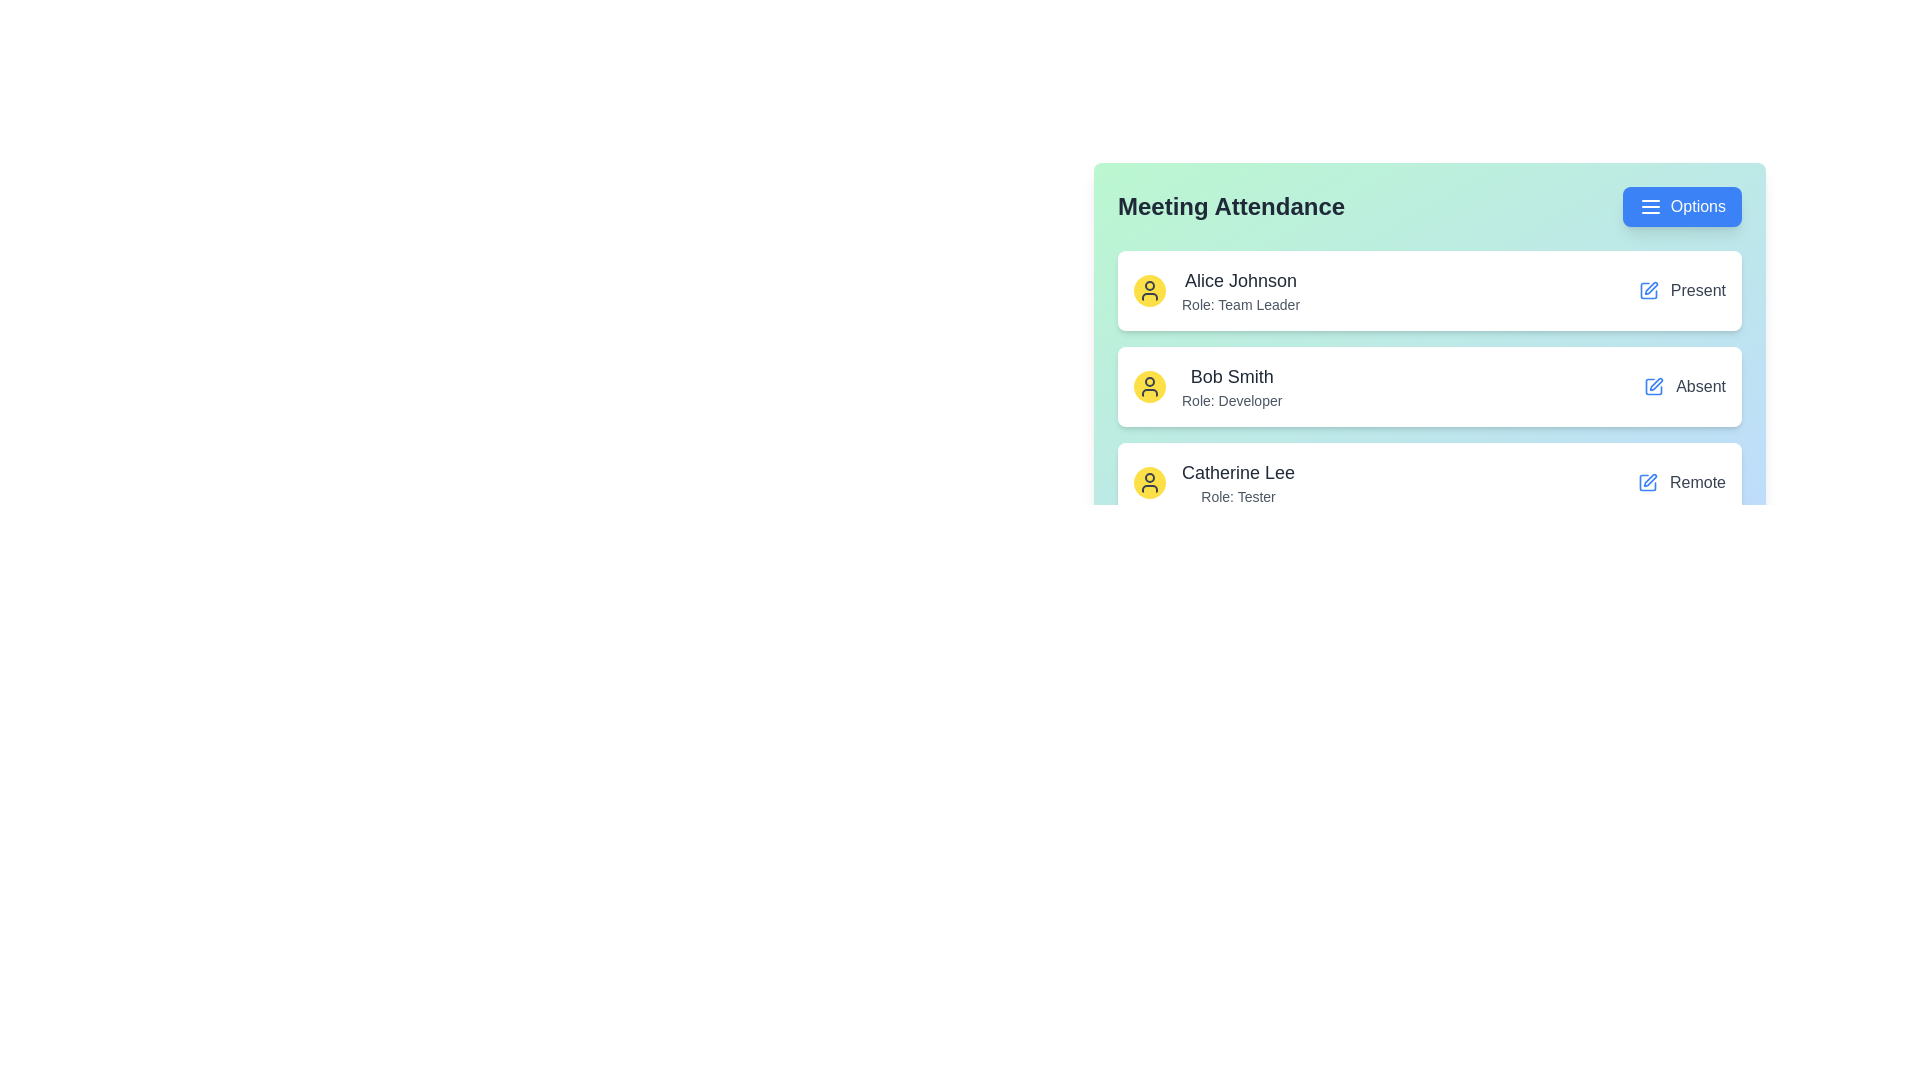 This screenshot has width=1920, height=1080. Describe the element at coordinates (1237, 473) in the screenshot. I see `the text component displaying the name 'Catherine Lee', which indicates their association with the meeting attendance list, located to the right of the circular avatar icon and above the smaller text segment stating 'Role: Tester'` at that location.